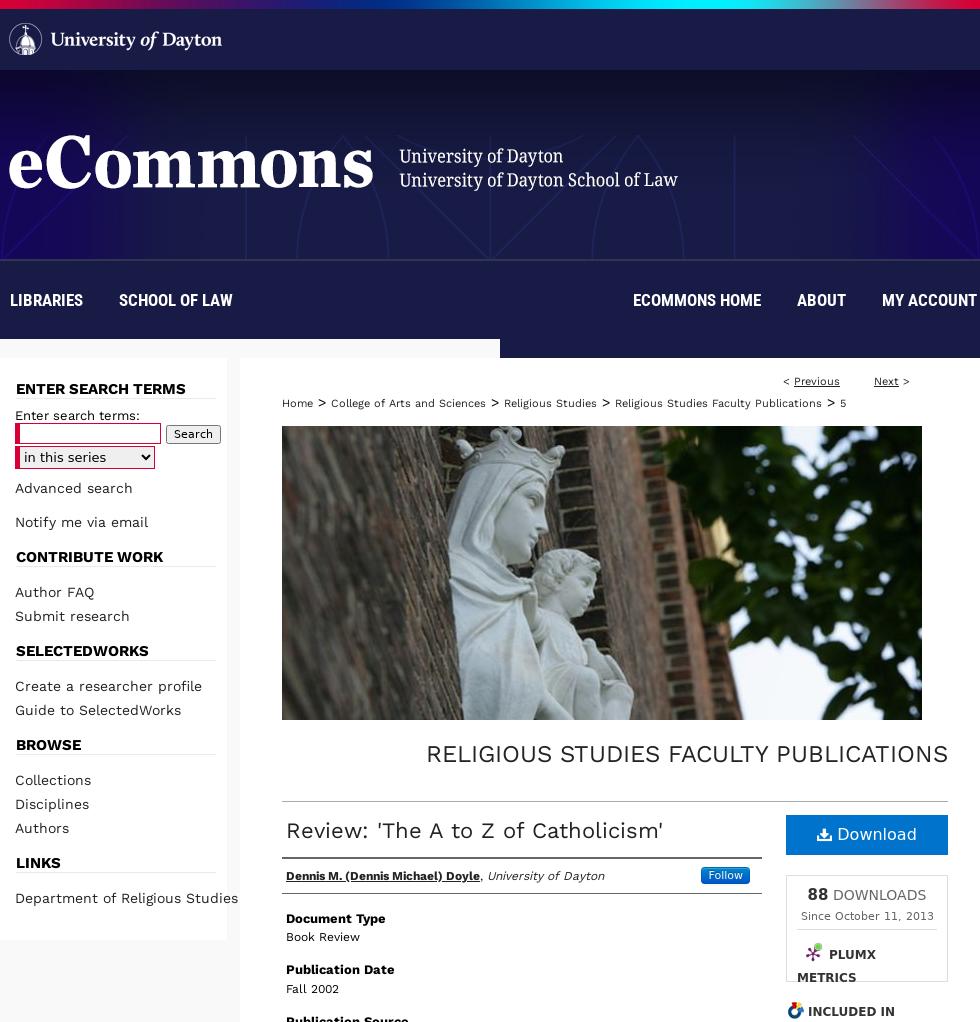 This screenshot has width=980, height=1022. I want to click on 'Book Review', so click(323, 936).